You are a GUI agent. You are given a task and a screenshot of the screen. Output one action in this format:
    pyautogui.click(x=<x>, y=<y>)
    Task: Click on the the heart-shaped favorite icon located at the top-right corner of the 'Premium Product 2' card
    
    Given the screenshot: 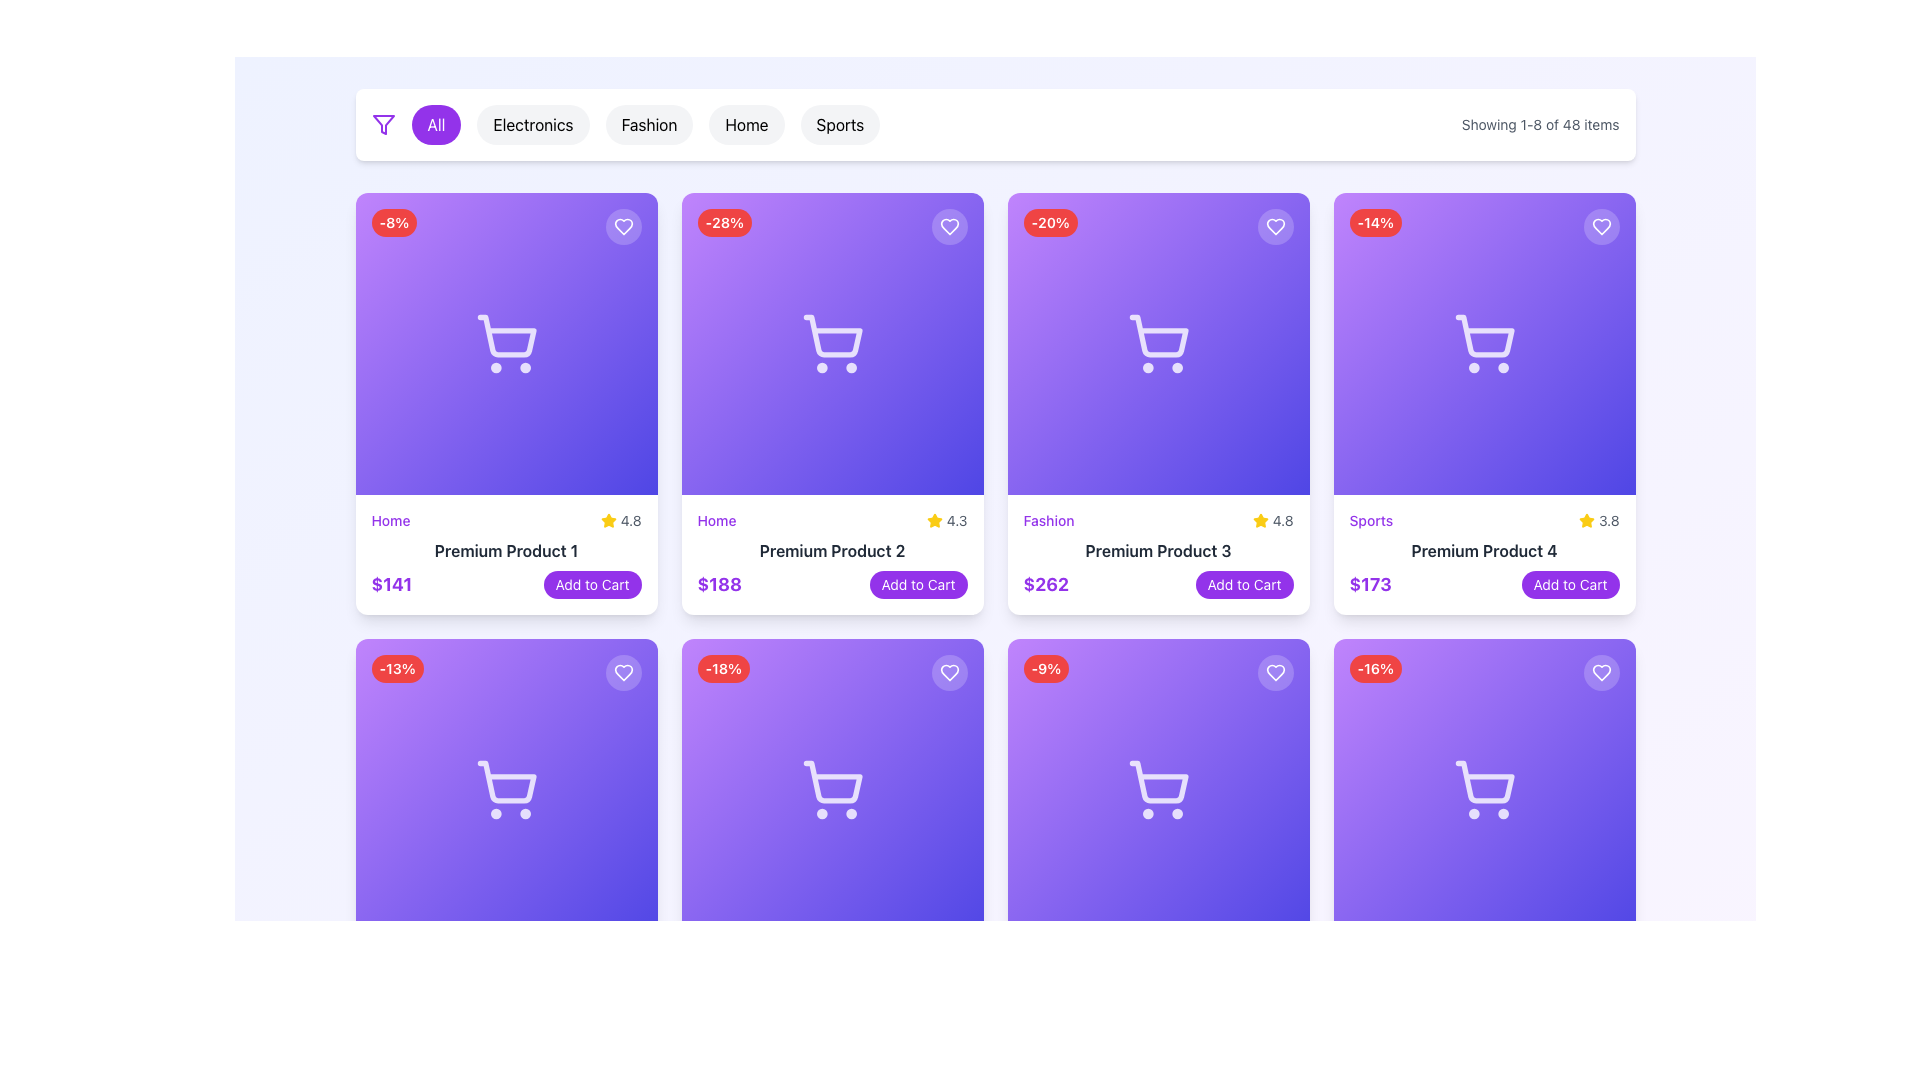 What is the action you would take?
    pyautogui.click(x=948, y=226)
    